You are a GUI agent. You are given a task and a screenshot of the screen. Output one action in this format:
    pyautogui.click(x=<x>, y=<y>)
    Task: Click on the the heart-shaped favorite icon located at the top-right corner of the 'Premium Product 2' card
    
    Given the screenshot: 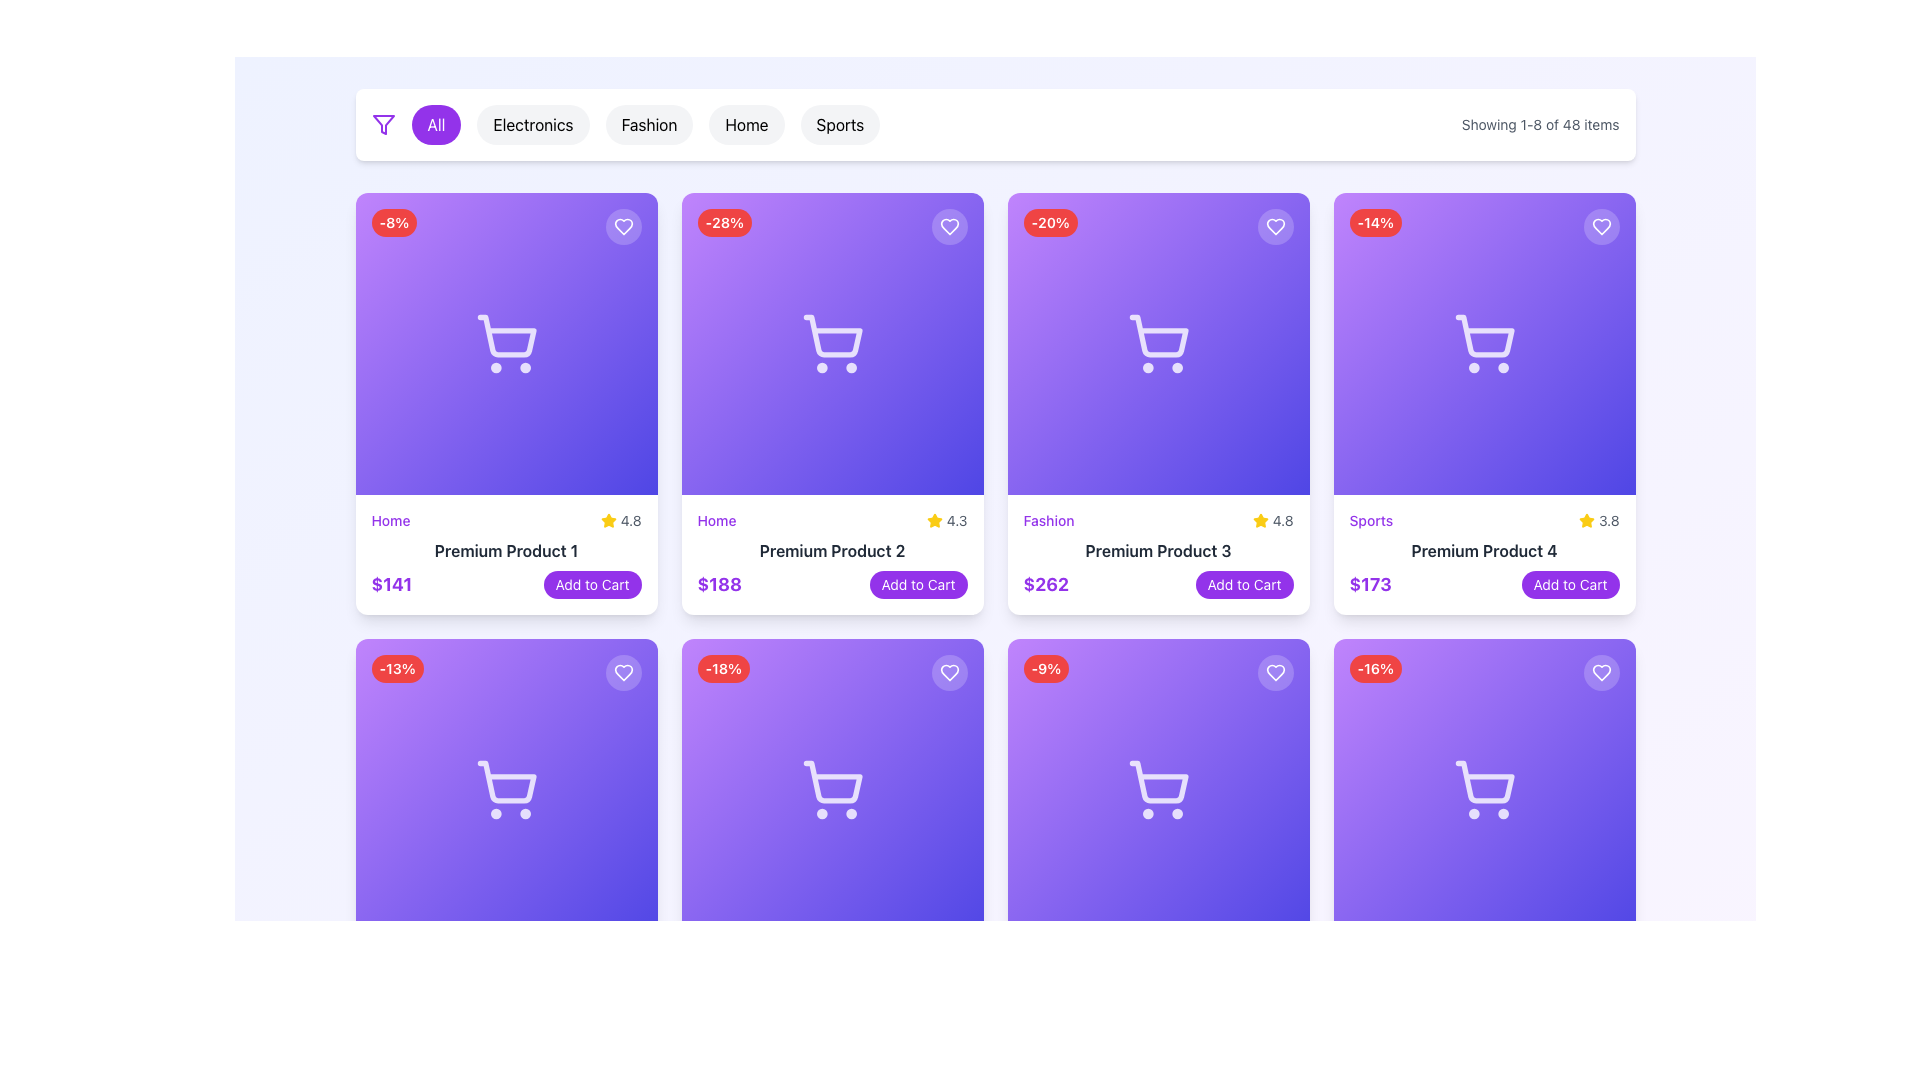 What is the action you would take?
    pyautogui.click(x=948, y=226)
    